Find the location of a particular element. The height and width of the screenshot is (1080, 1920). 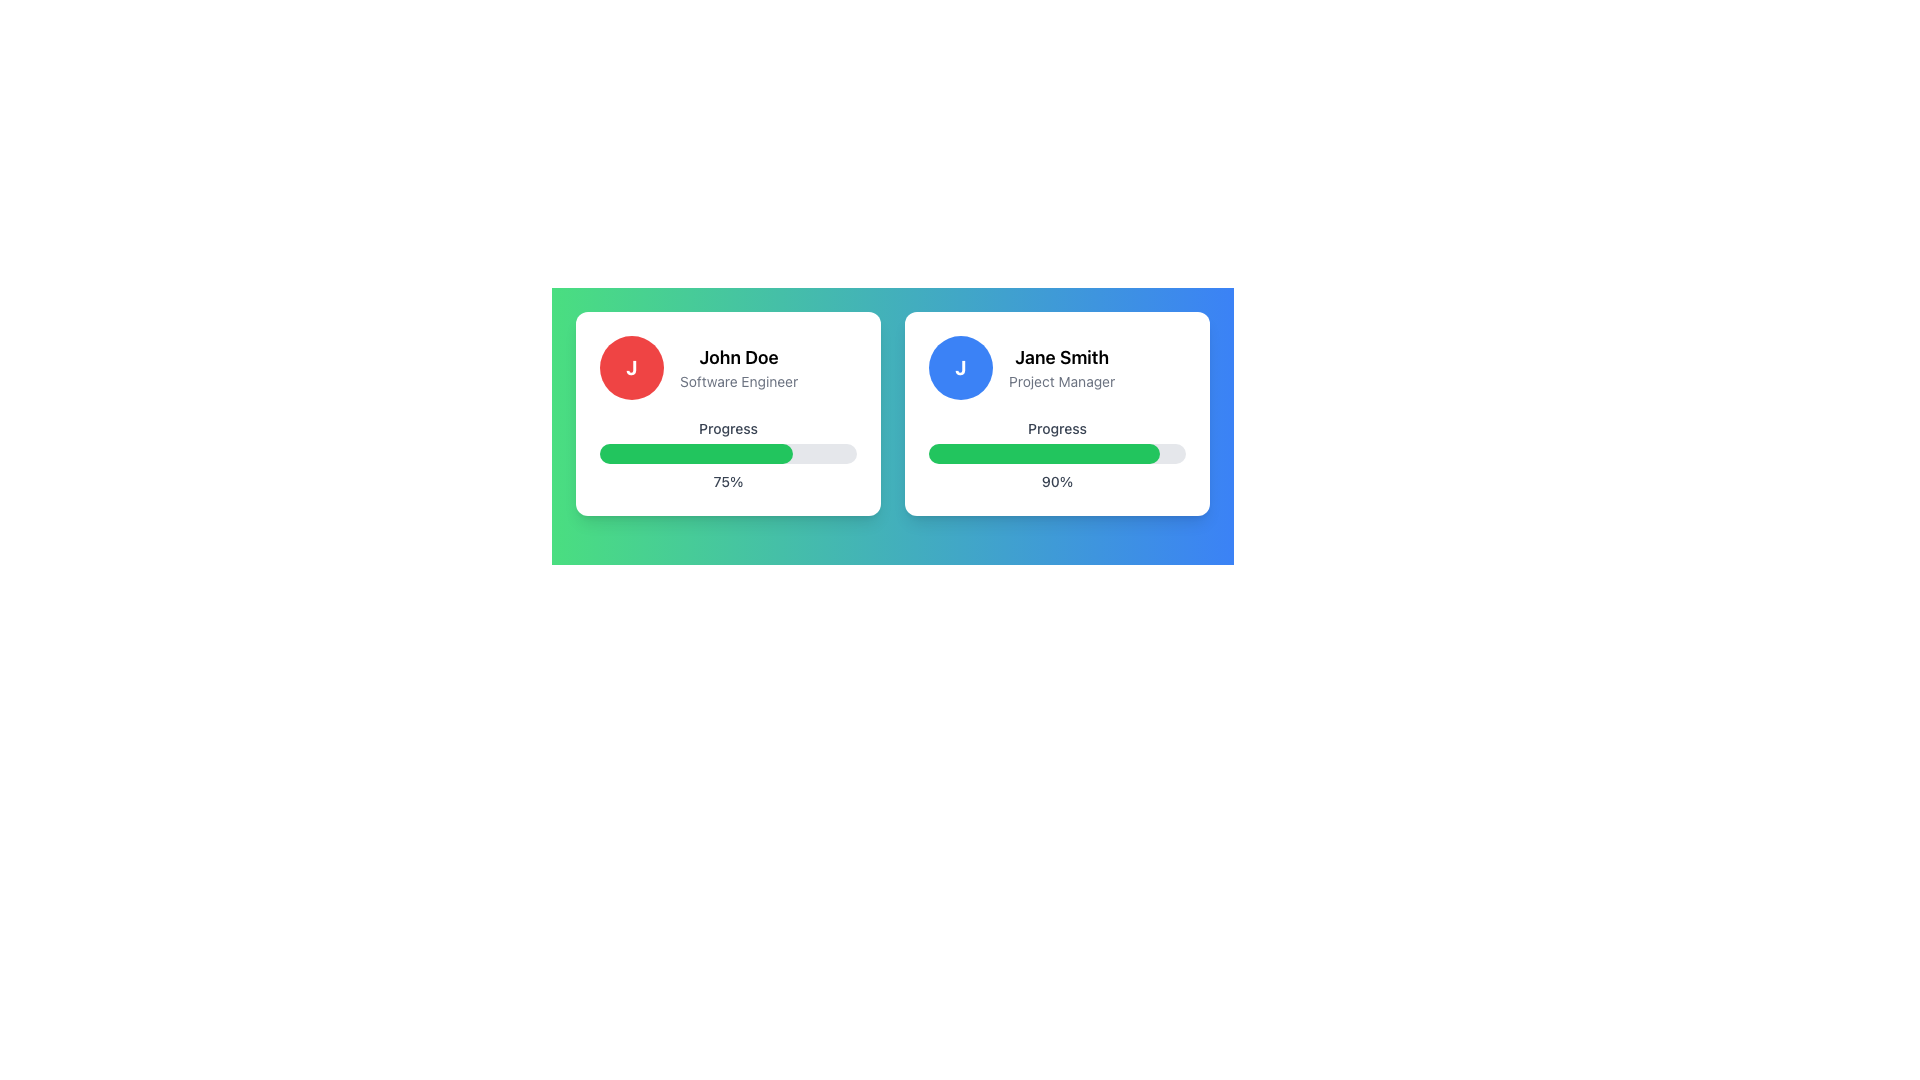

the nearly full horizontal green progress bar with rounded corners located in the right card beneath the 'Progress' label and above the '90%' text is located at coordinates (1043, 454).